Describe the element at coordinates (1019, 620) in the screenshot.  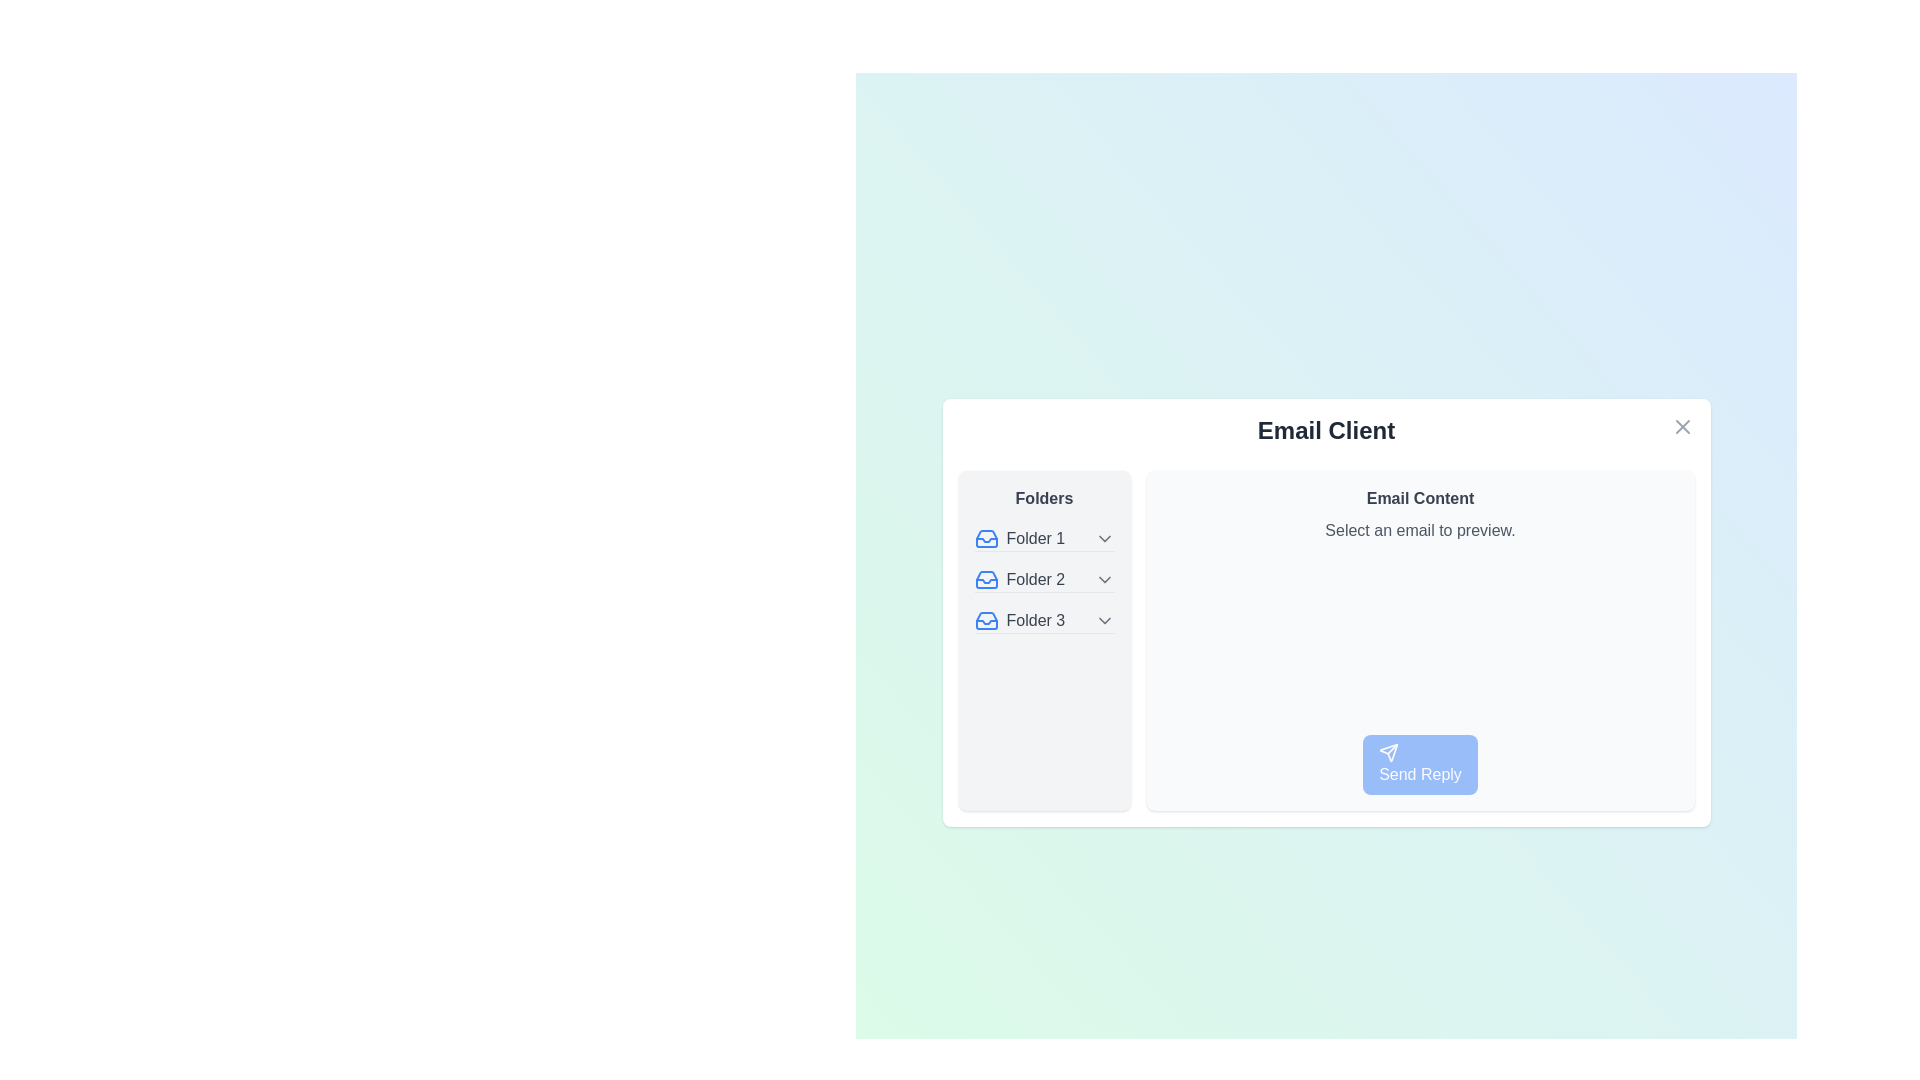
I see `the Folder list item labeled 'Folder 3' with a blue inbox icon` at that location.